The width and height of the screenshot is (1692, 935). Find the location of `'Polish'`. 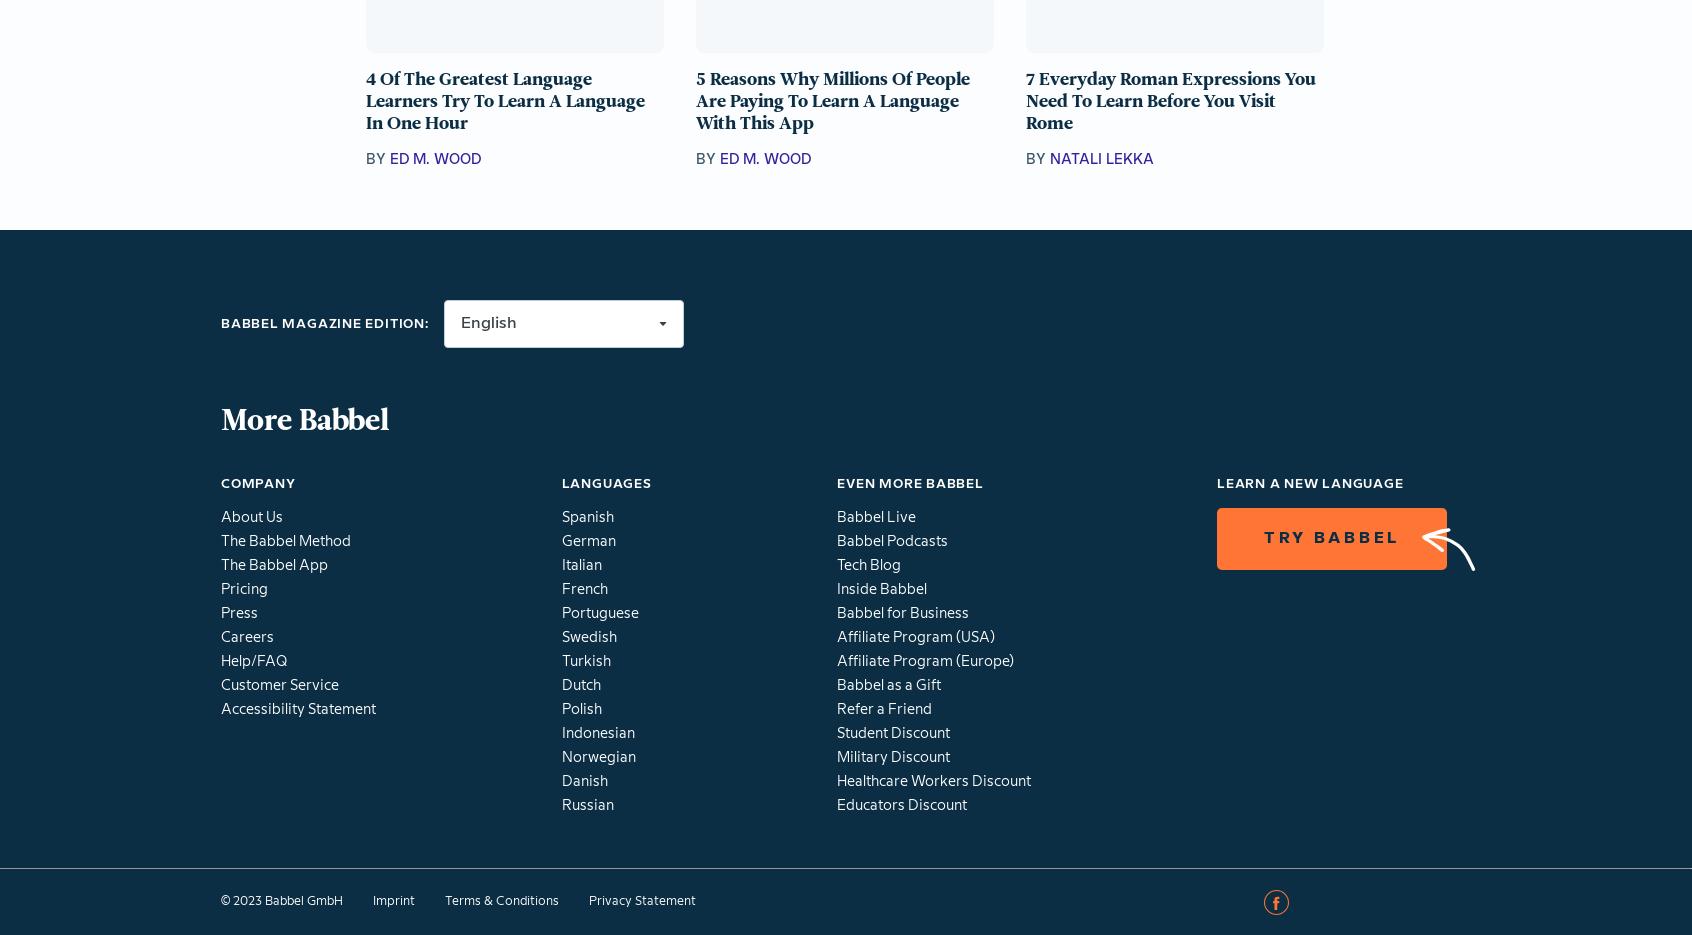

'Polish' is located at coordinates (580, 709).